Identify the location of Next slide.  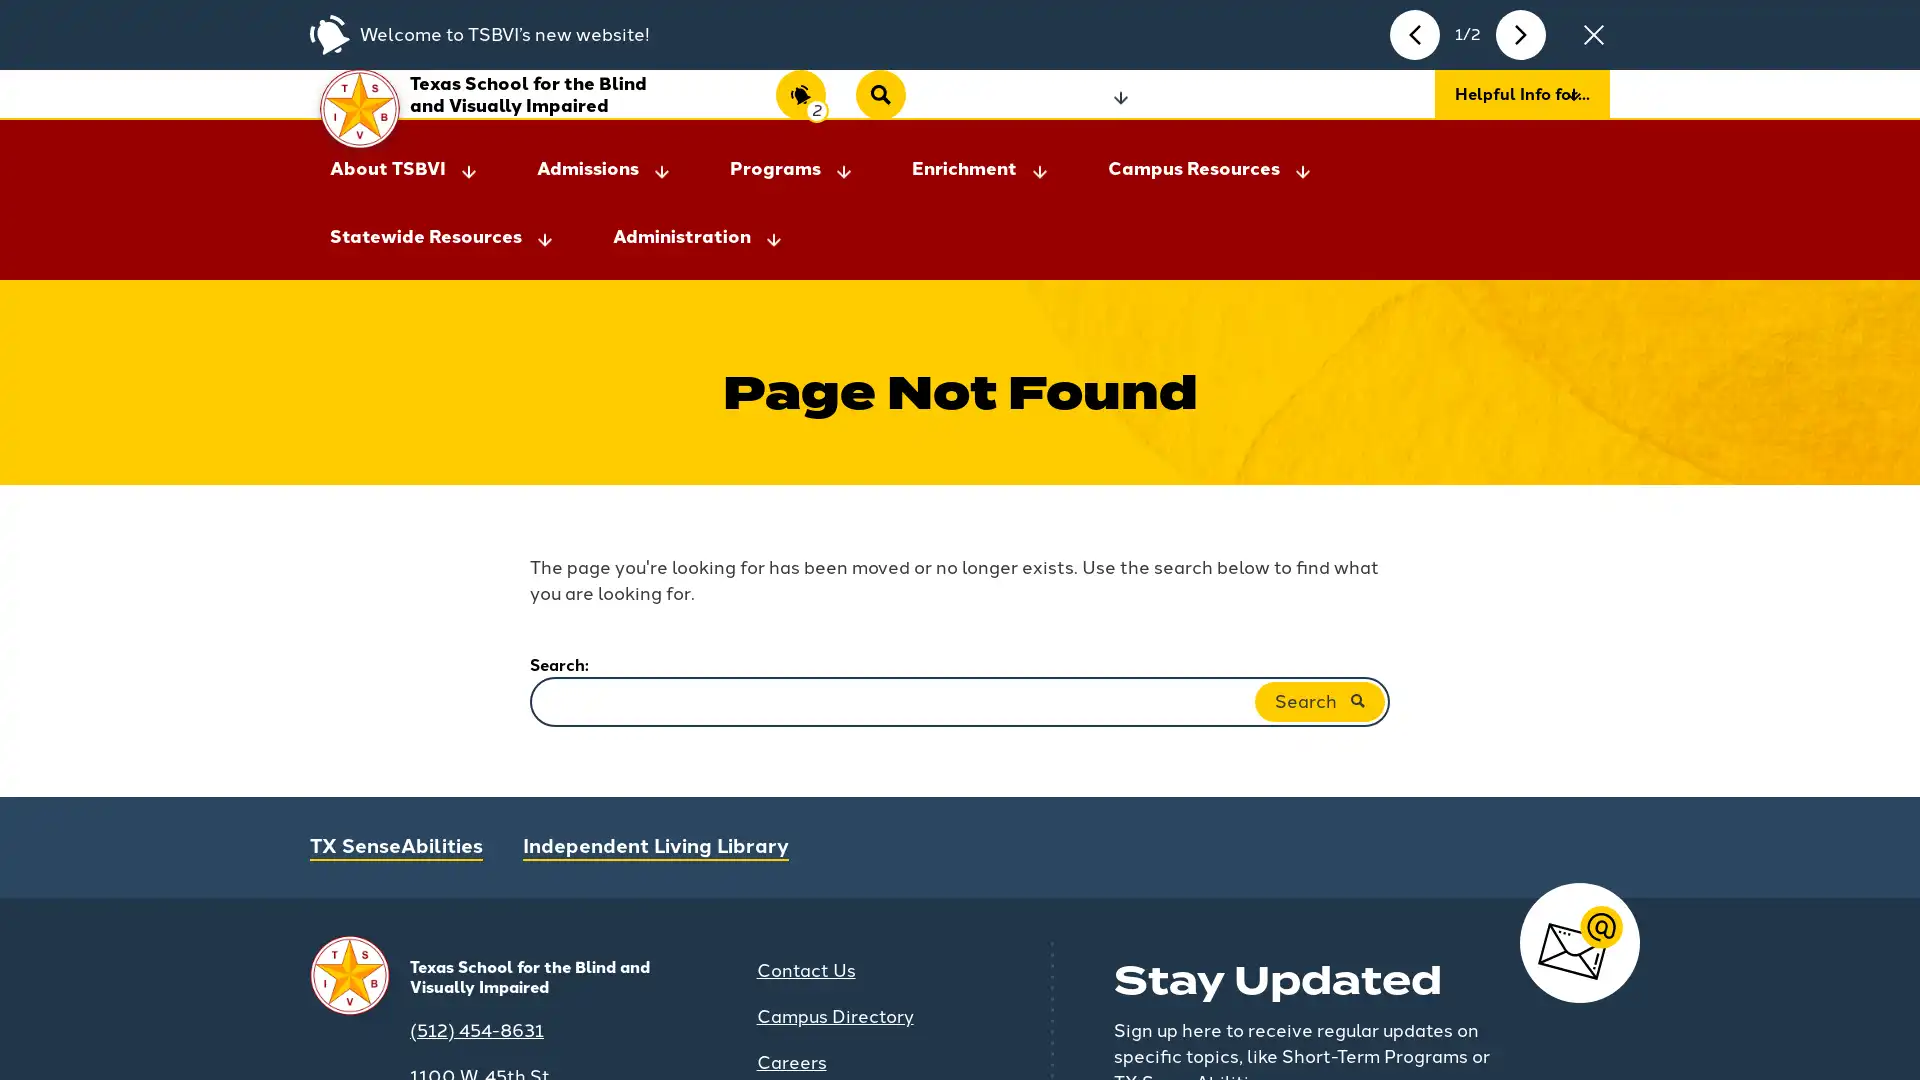
(1520, 34).